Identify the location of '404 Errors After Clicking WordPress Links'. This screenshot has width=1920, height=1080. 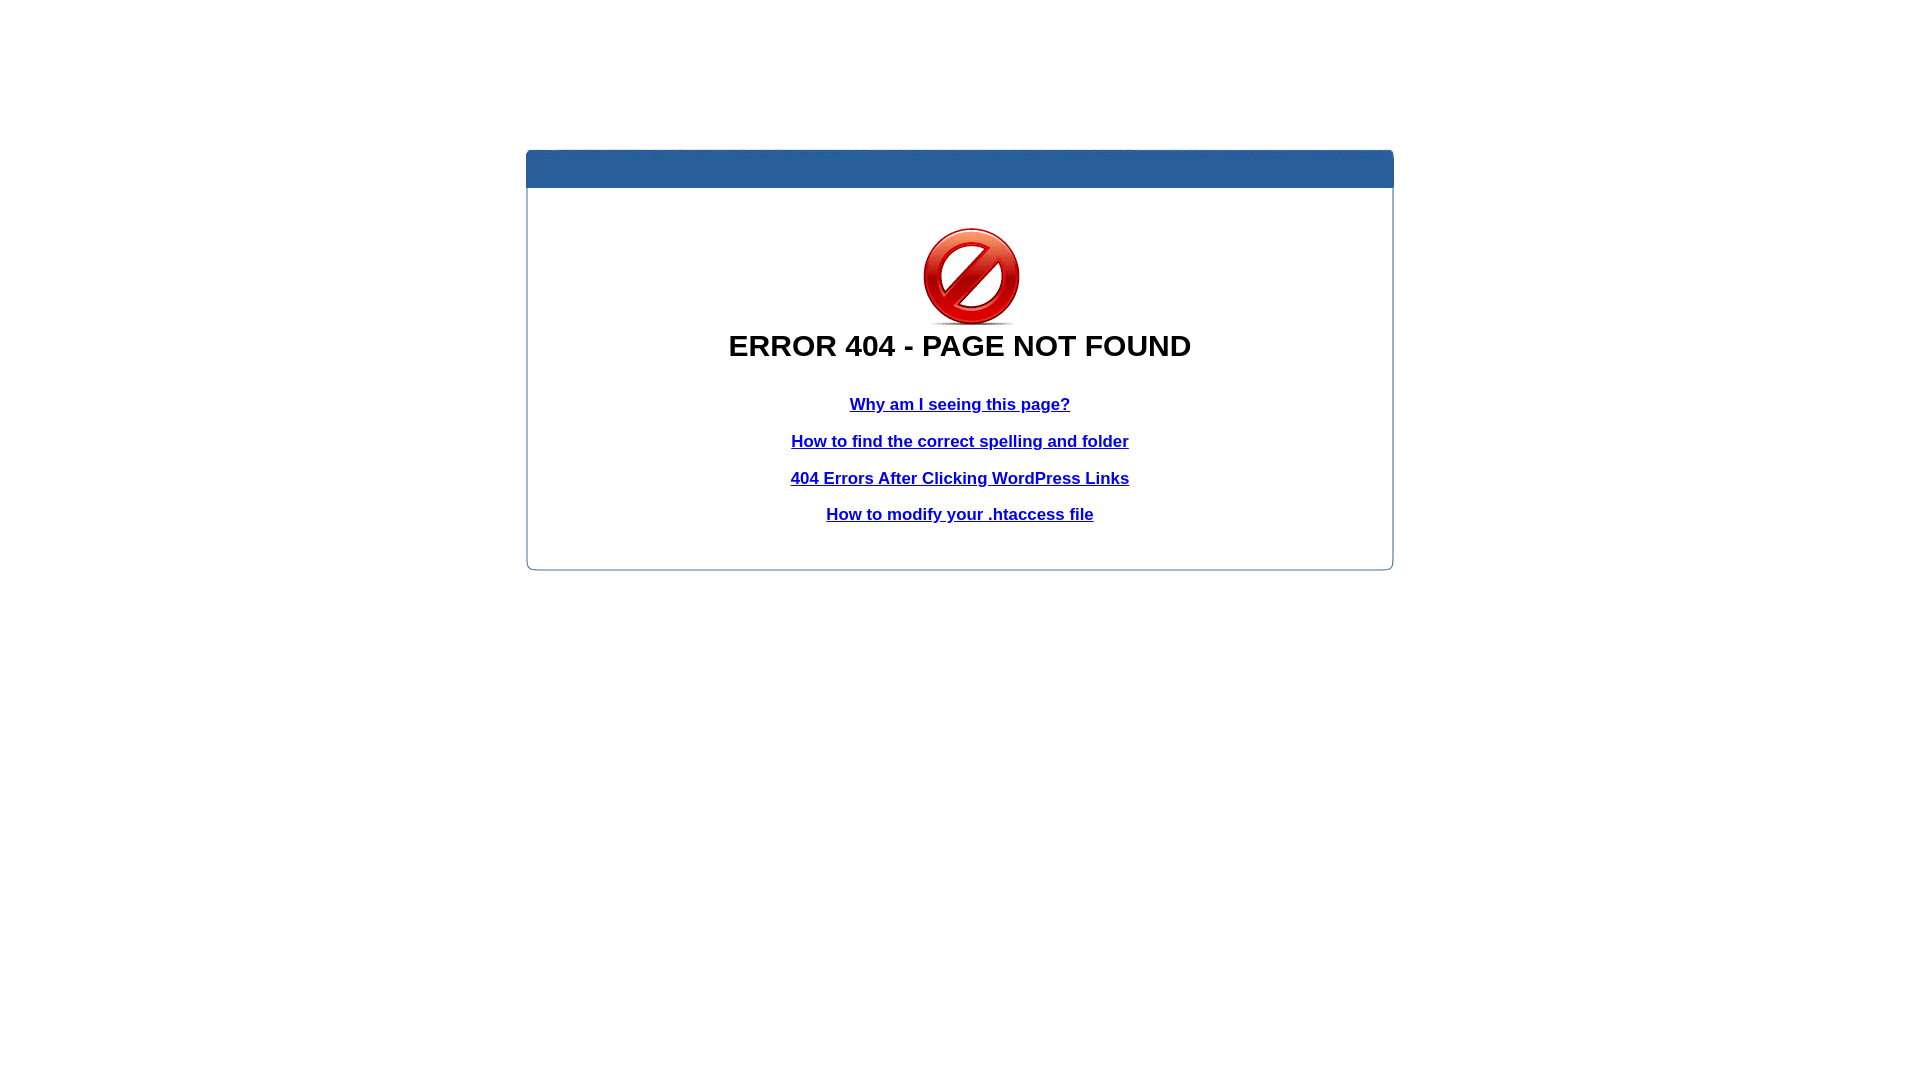
(960, 478).